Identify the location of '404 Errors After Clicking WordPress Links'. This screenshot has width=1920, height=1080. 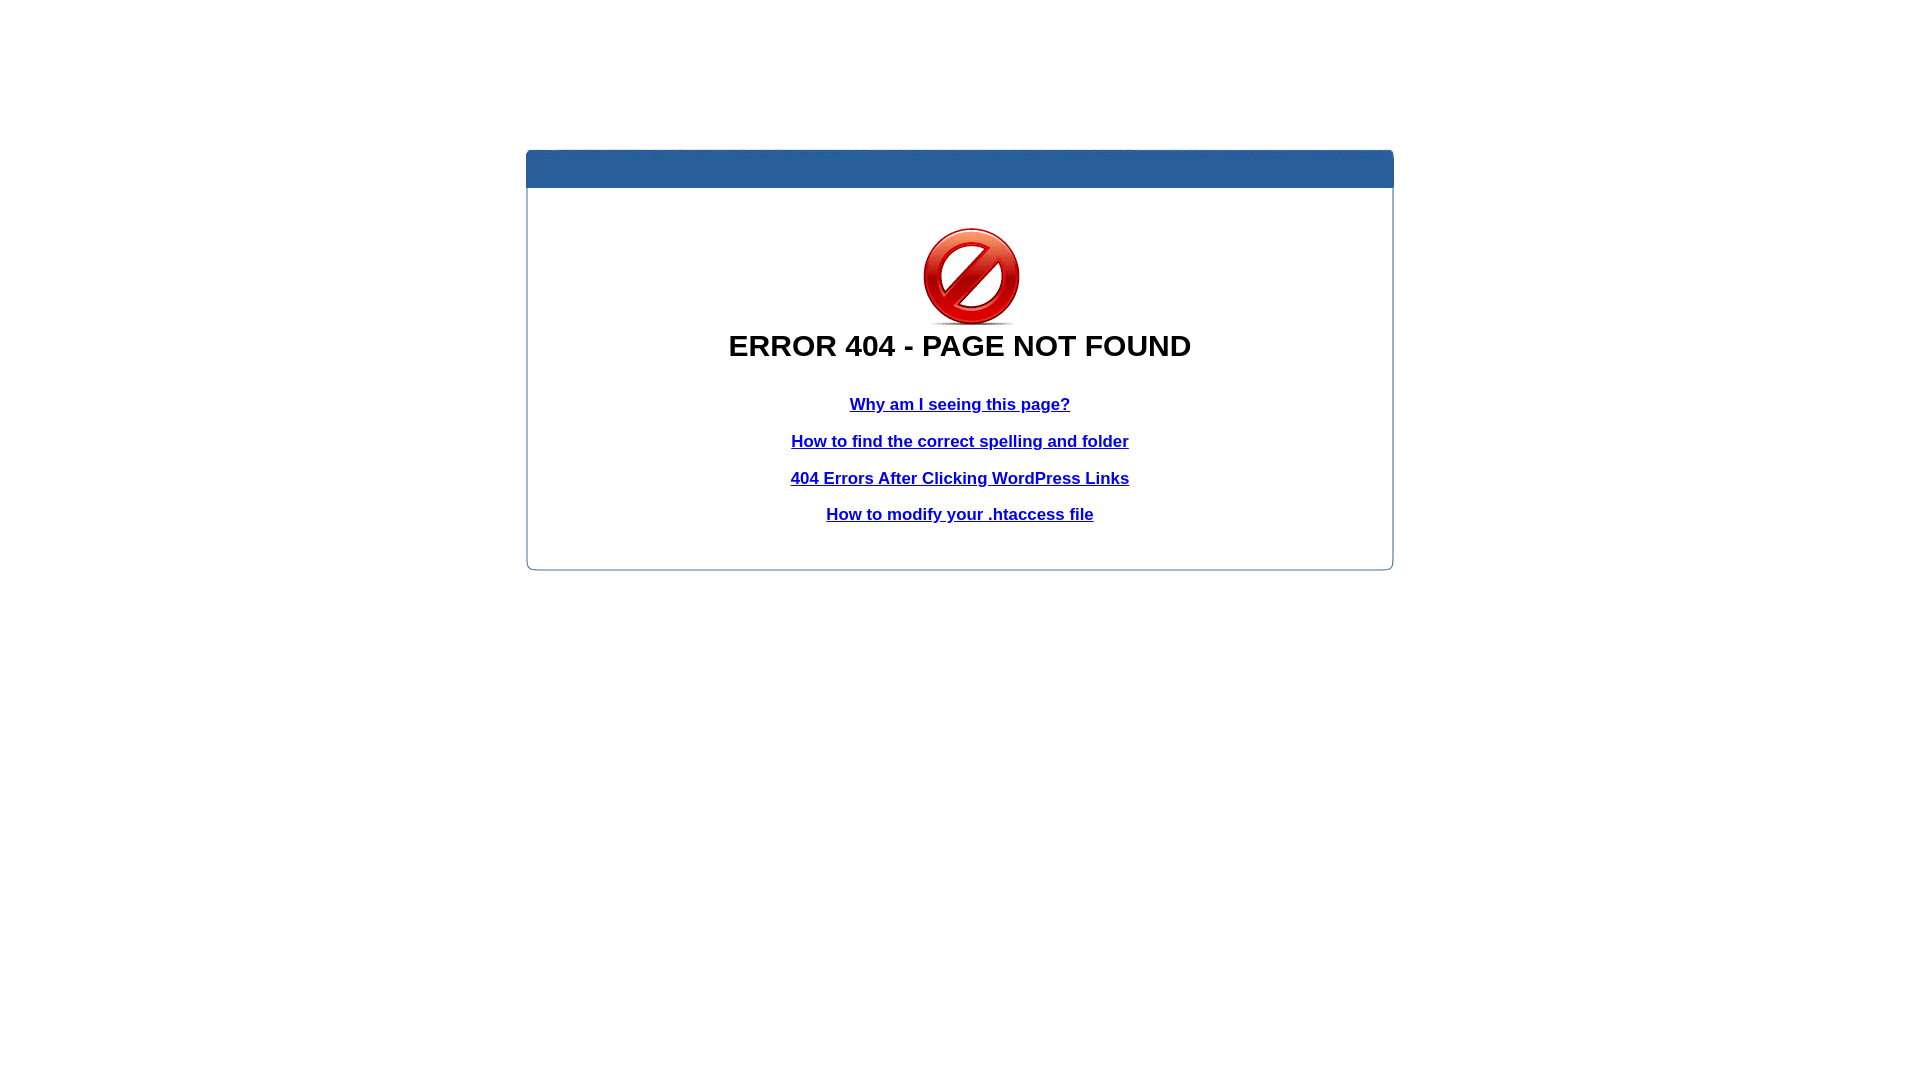
(960, 478).